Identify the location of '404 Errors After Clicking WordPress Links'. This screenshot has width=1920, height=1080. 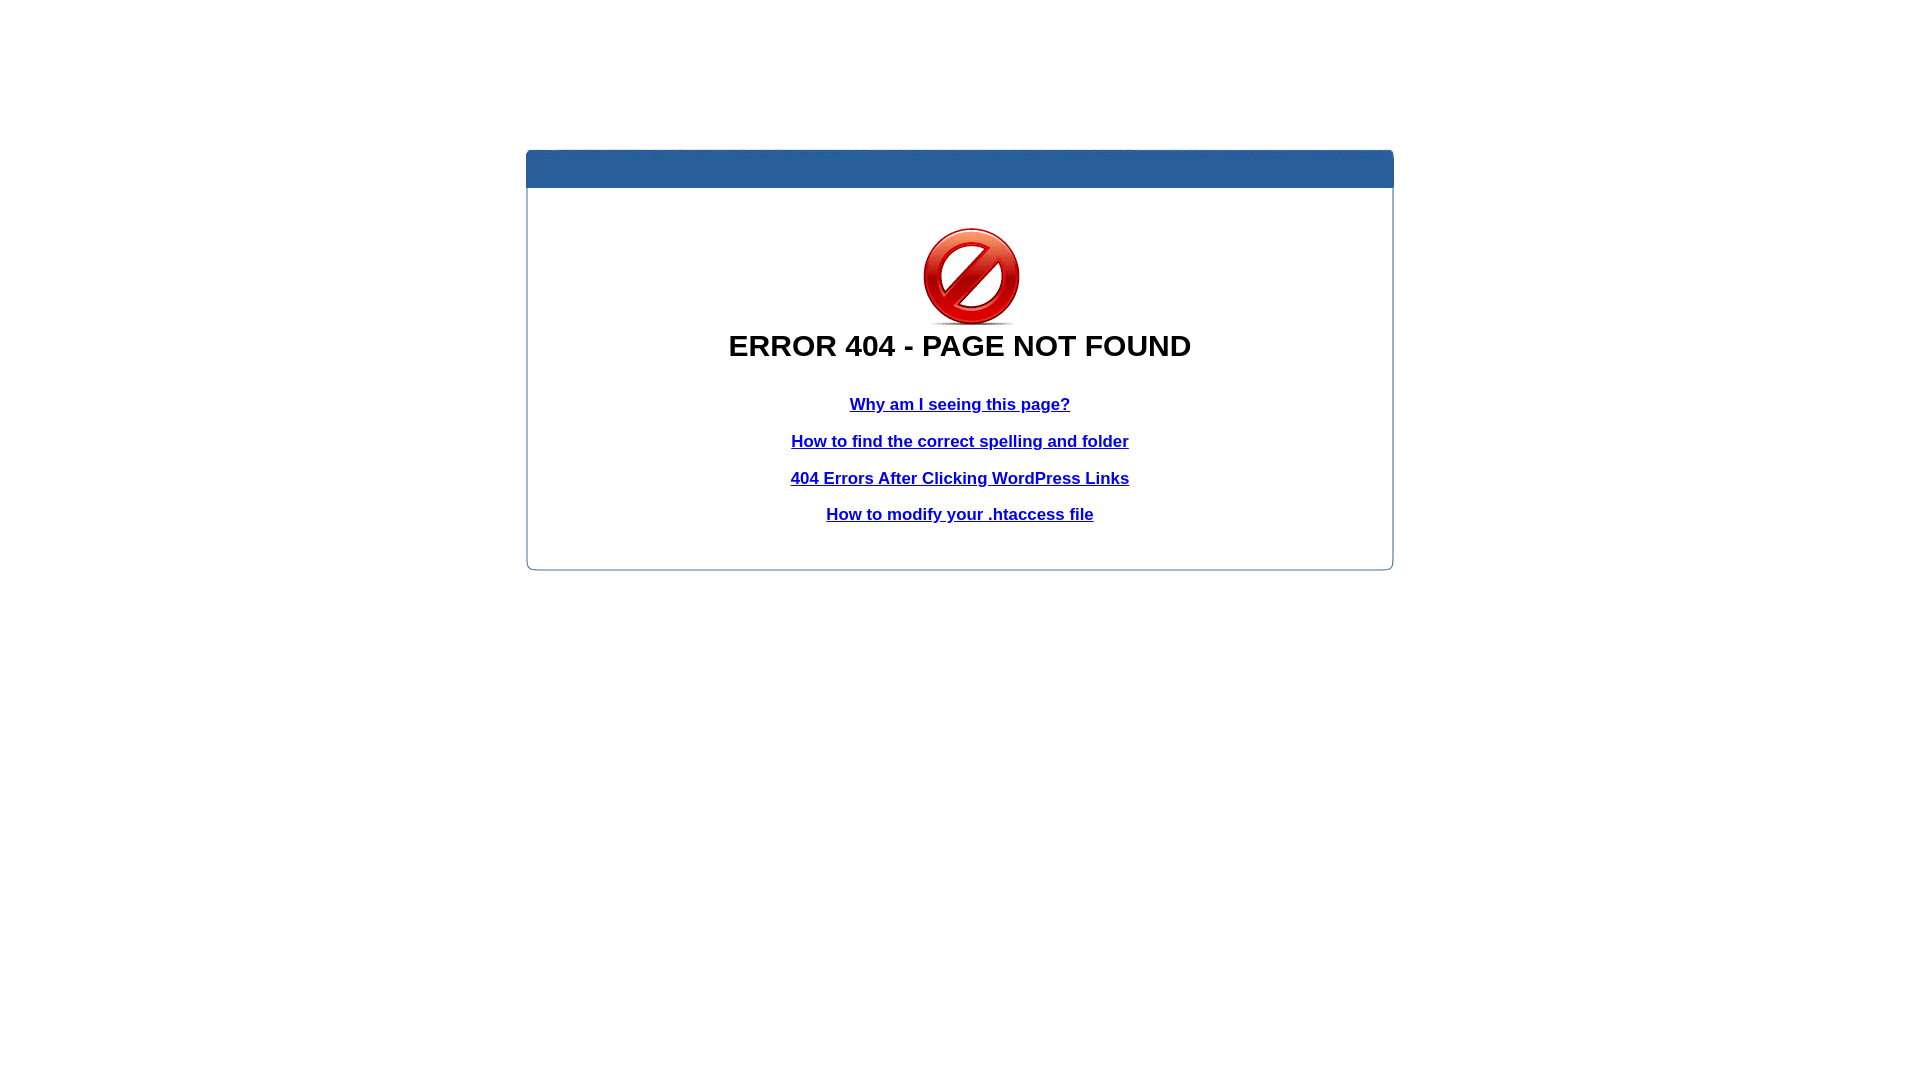
(960, 478).